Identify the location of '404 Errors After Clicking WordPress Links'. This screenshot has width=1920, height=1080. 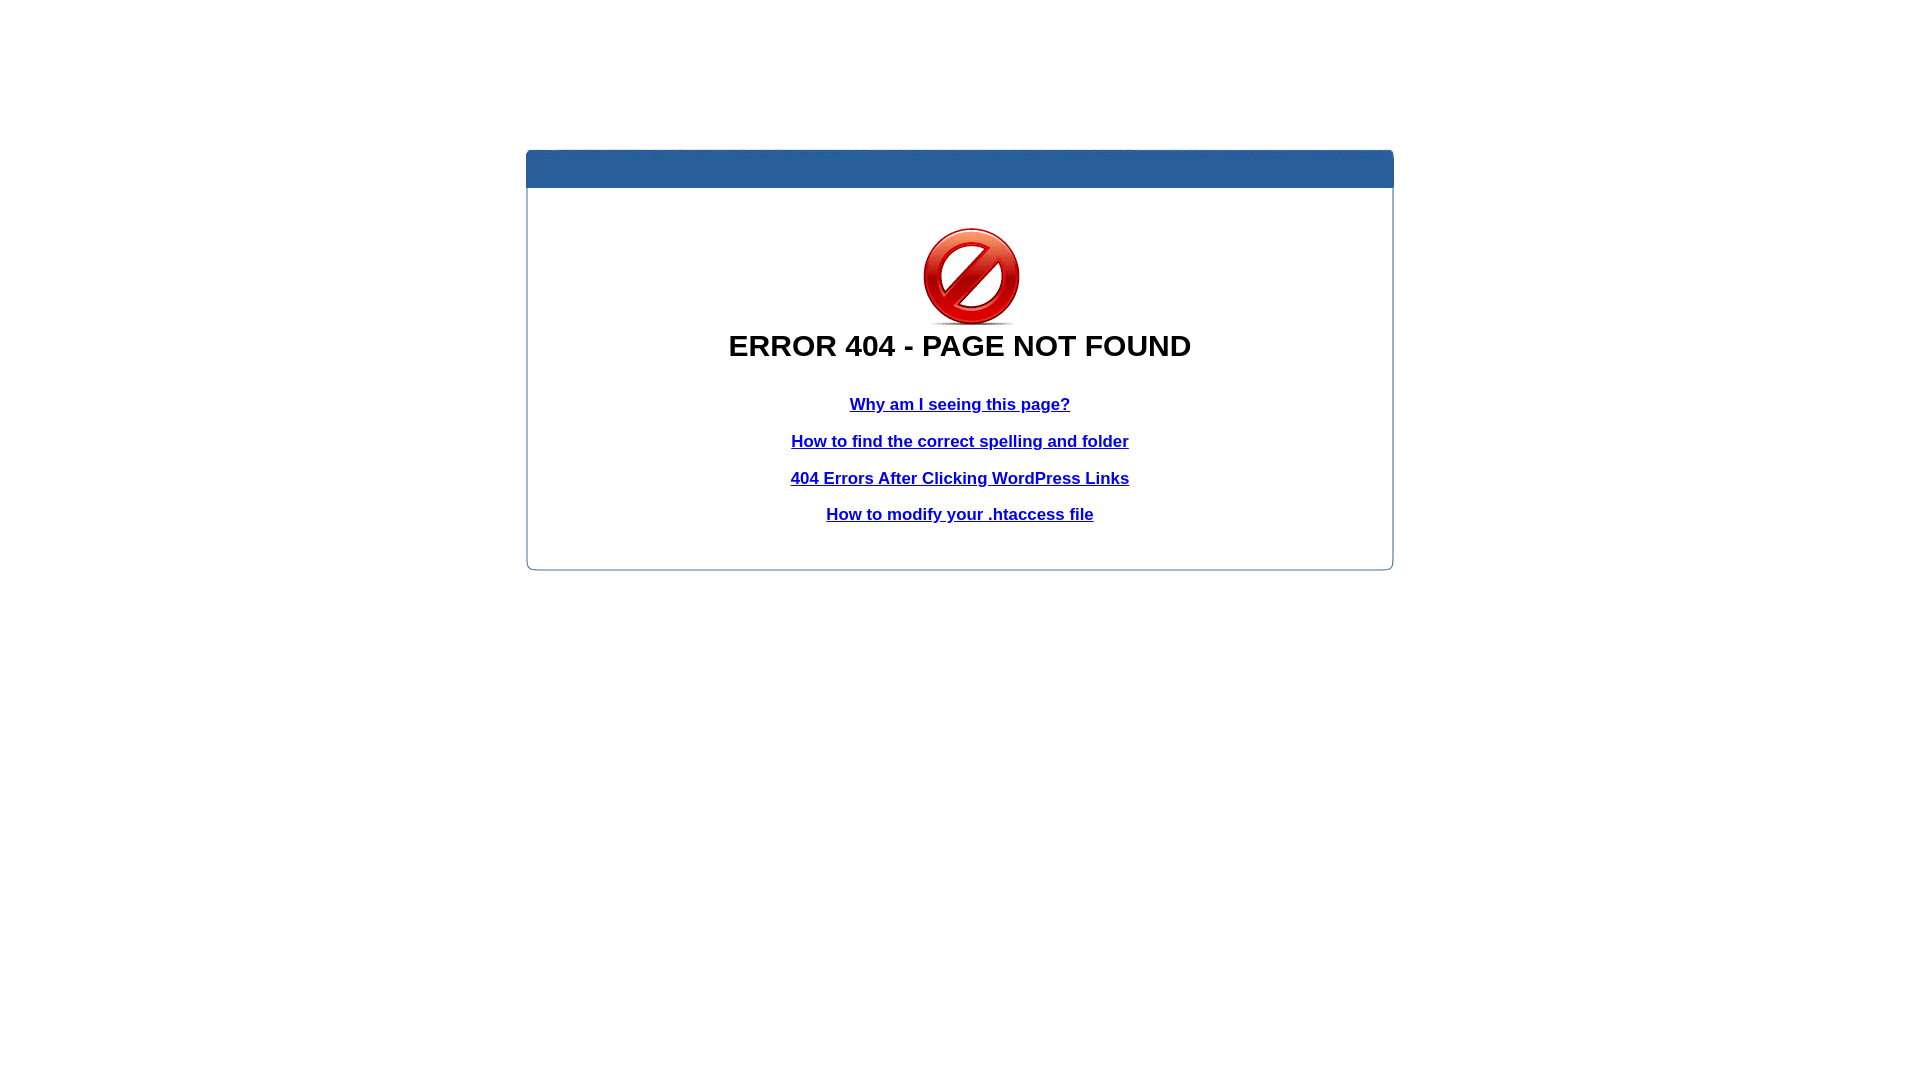
(960, 478).